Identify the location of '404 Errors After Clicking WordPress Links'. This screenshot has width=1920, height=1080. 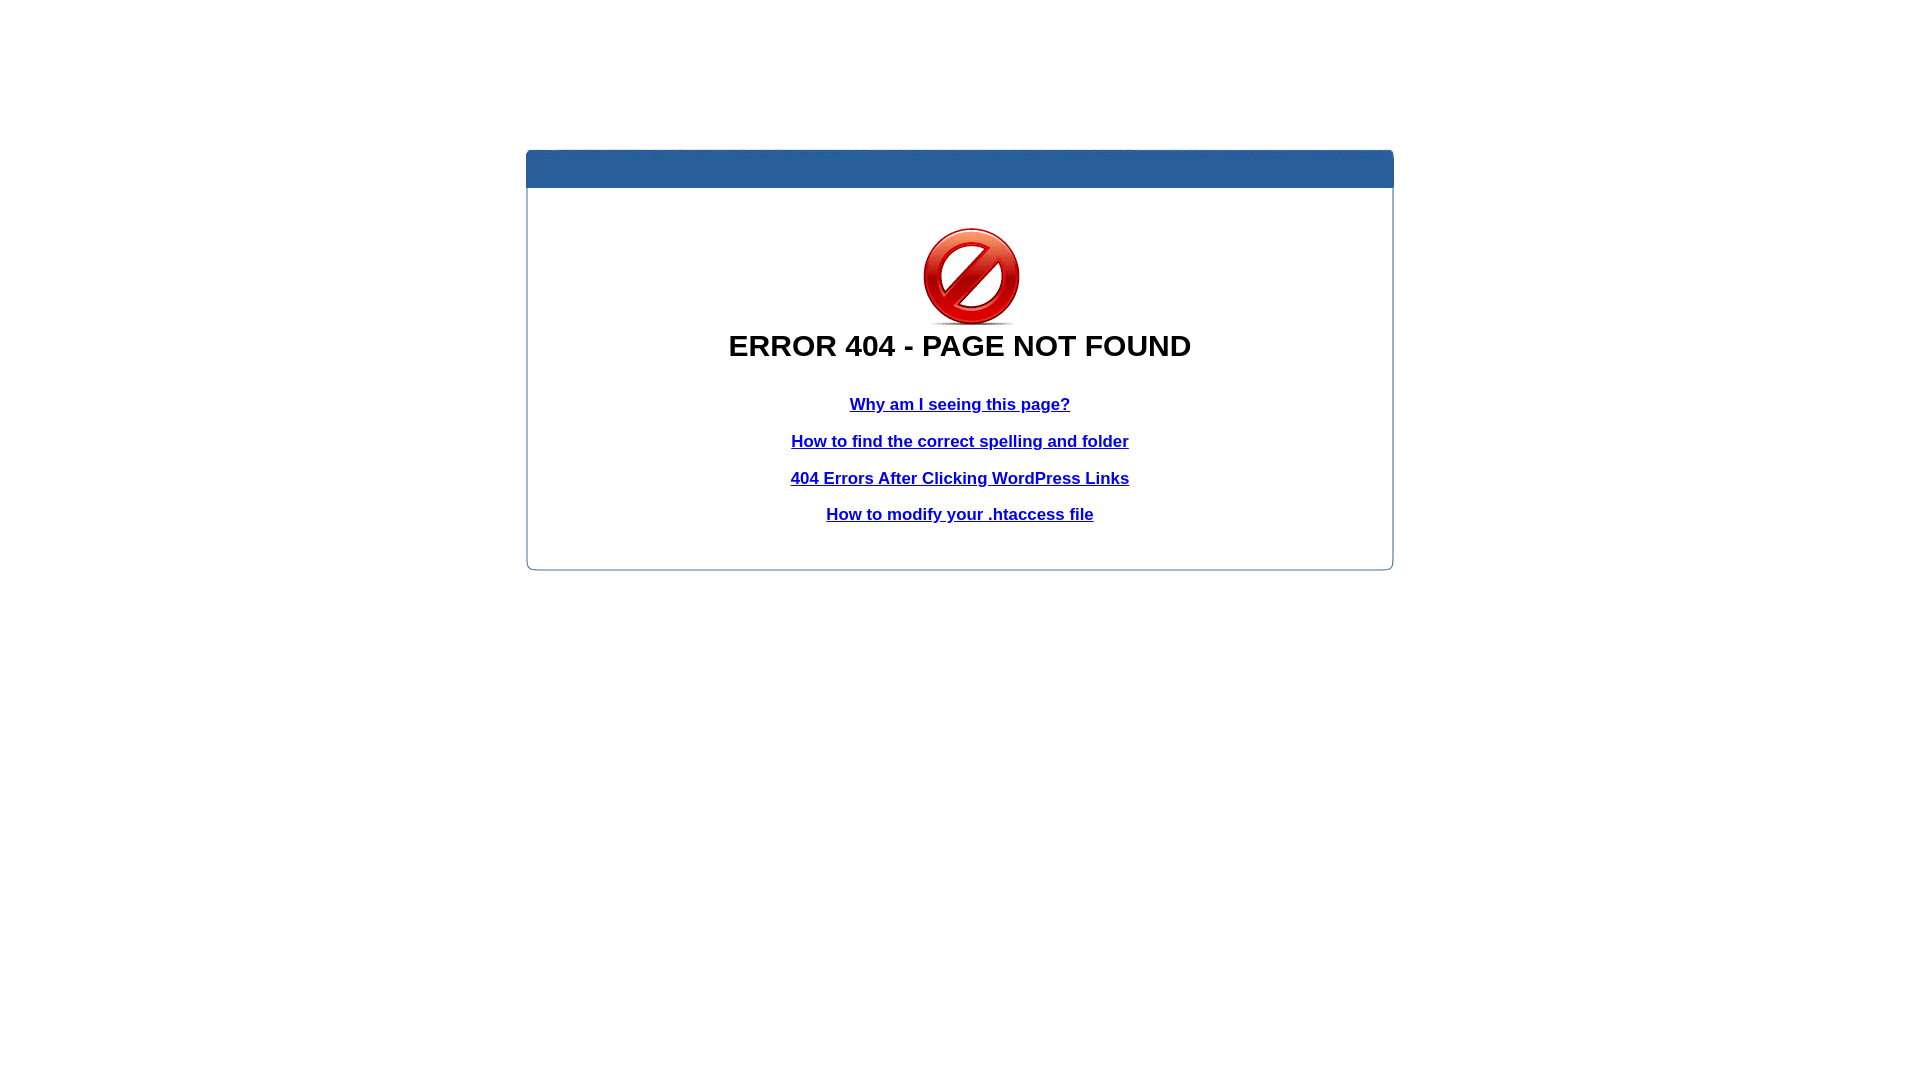
(960, 478).